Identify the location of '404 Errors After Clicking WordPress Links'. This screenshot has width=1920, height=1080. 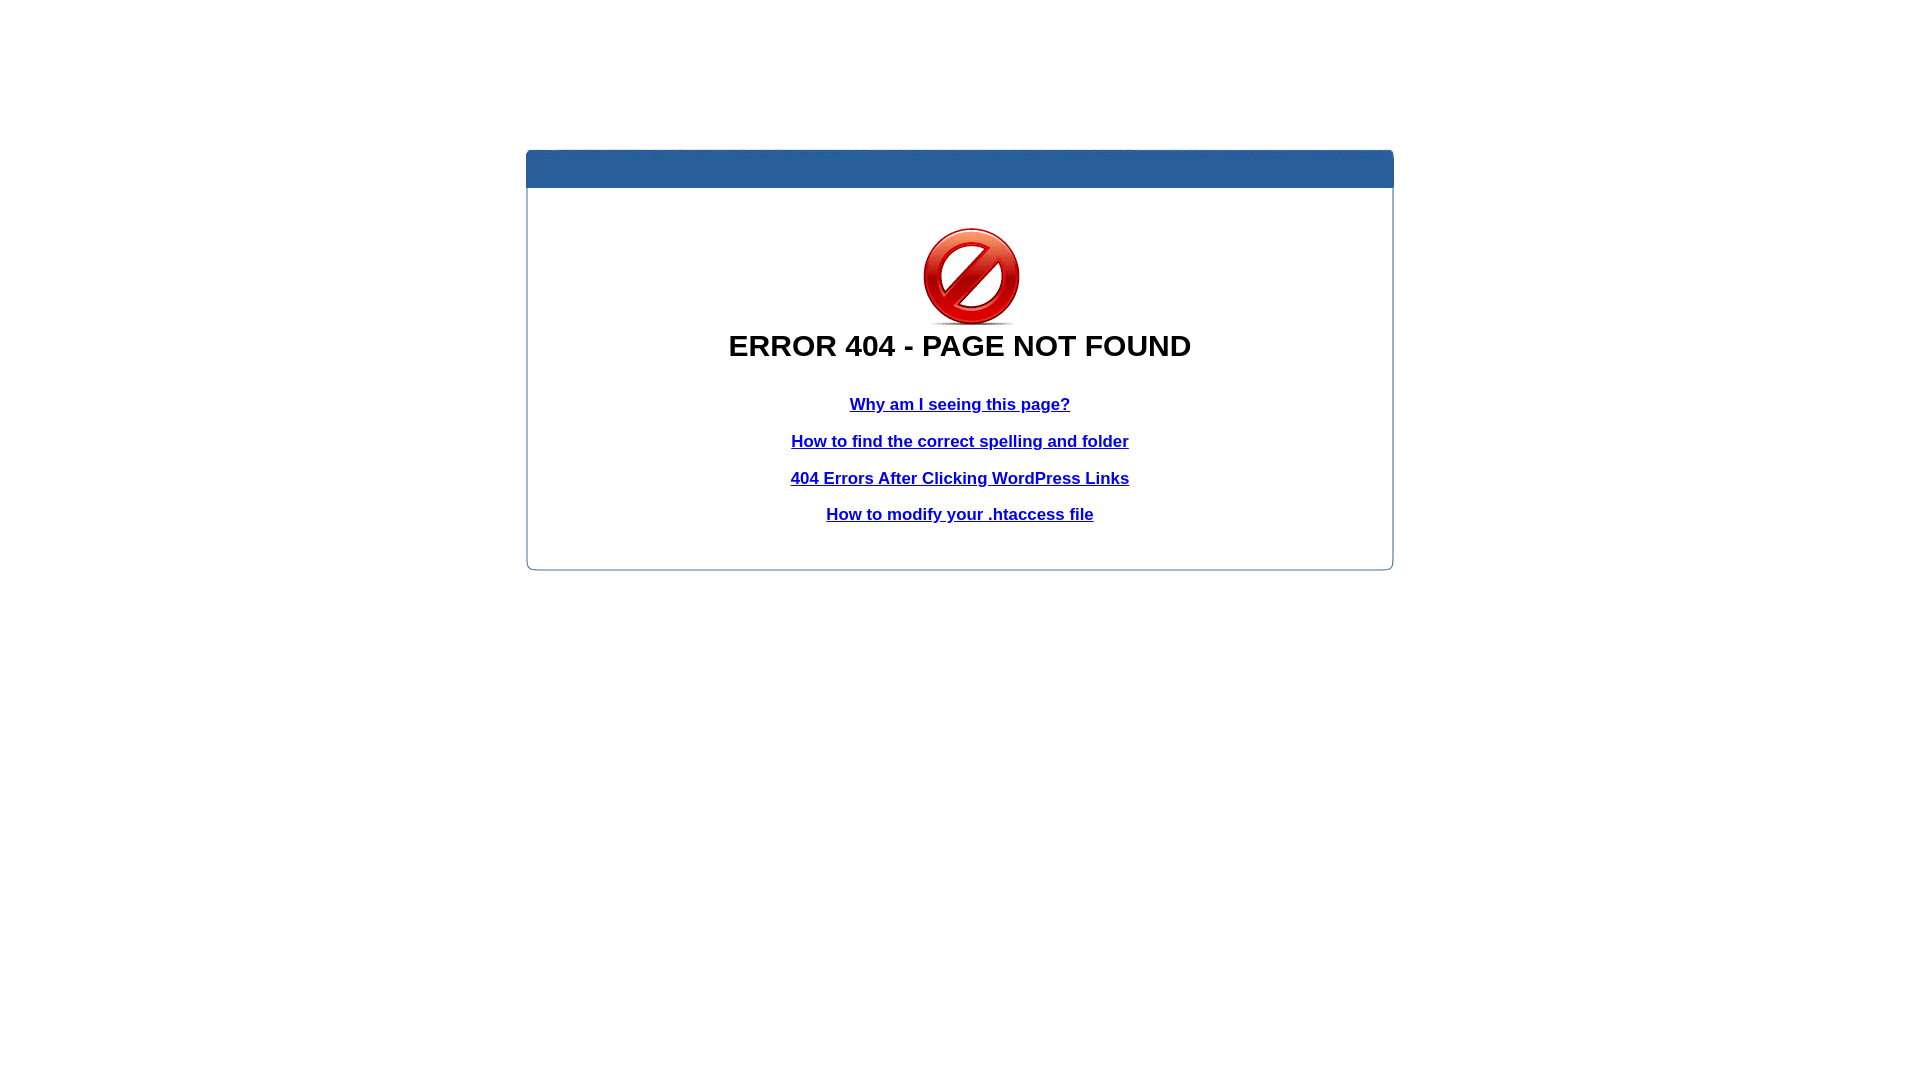
(960, 478).